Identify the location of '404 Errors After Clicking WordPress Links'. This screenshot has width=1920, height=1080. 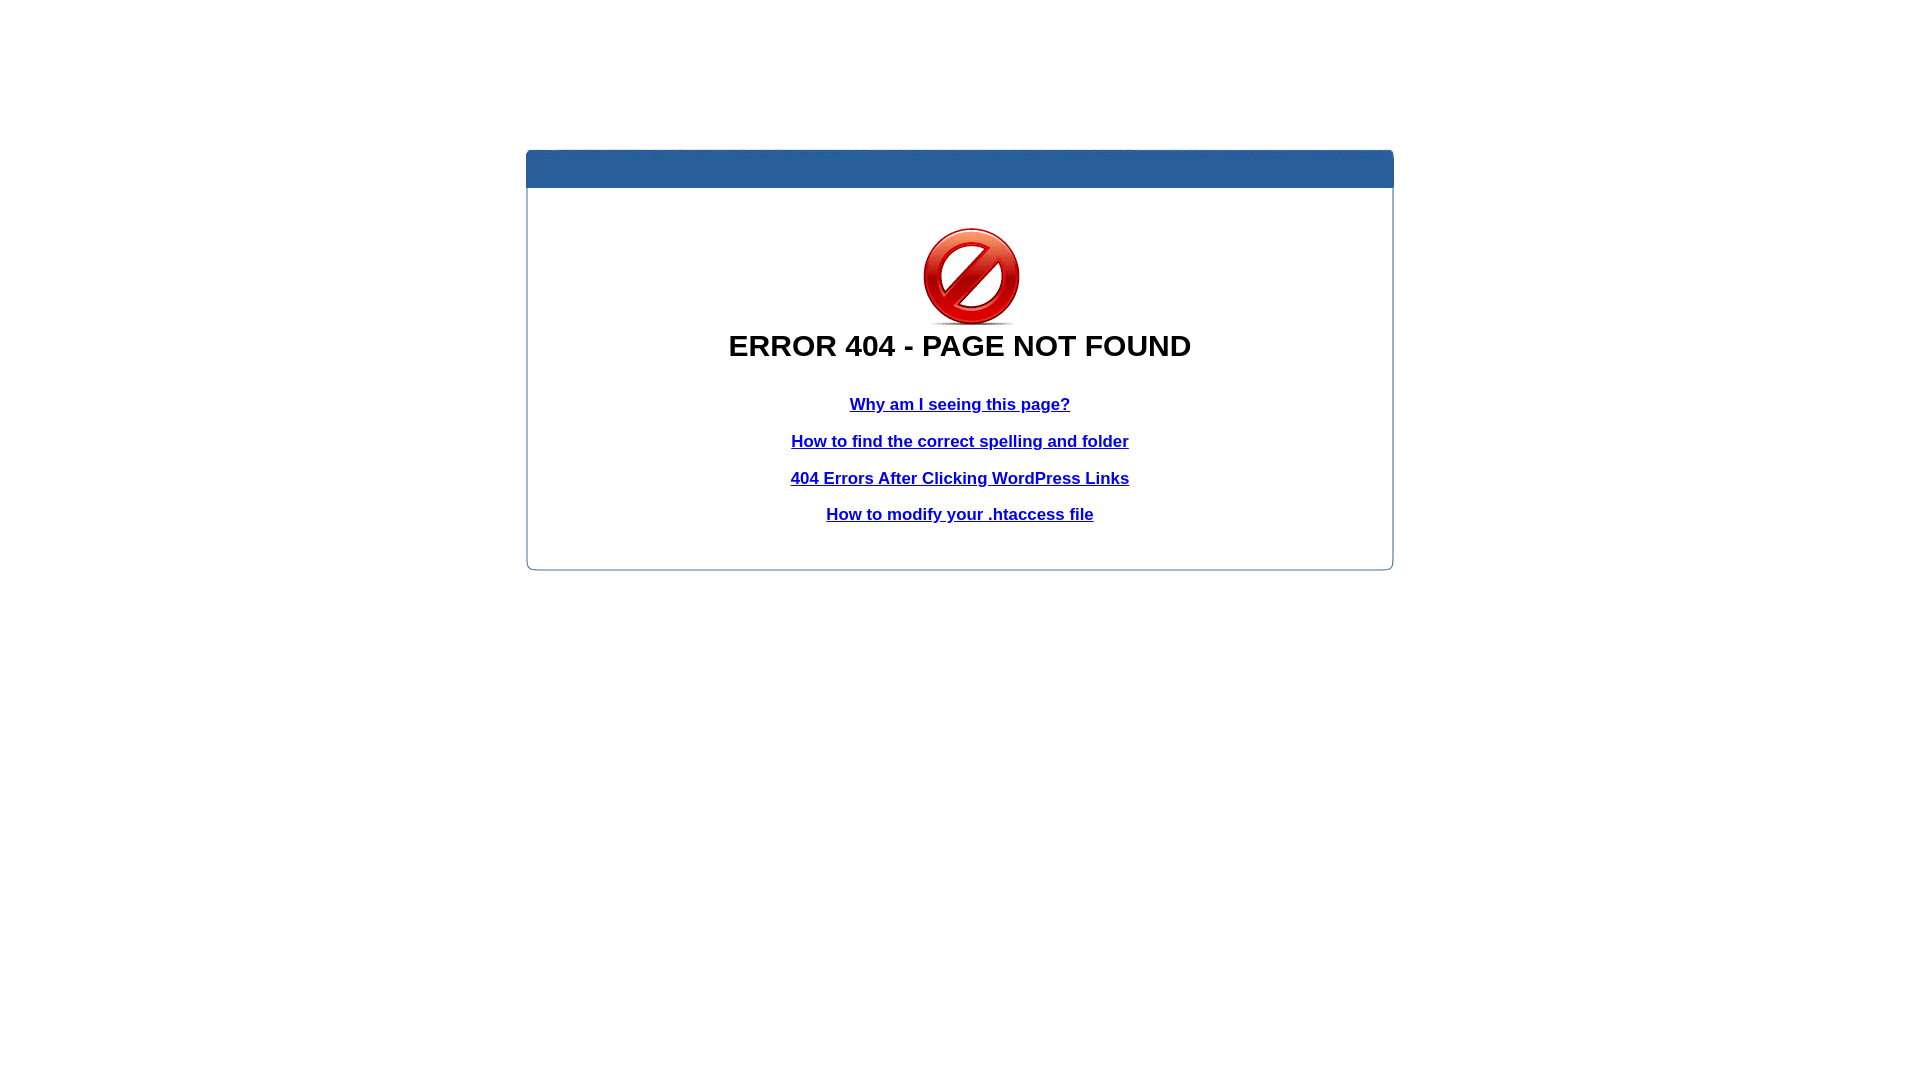
(960, 478).